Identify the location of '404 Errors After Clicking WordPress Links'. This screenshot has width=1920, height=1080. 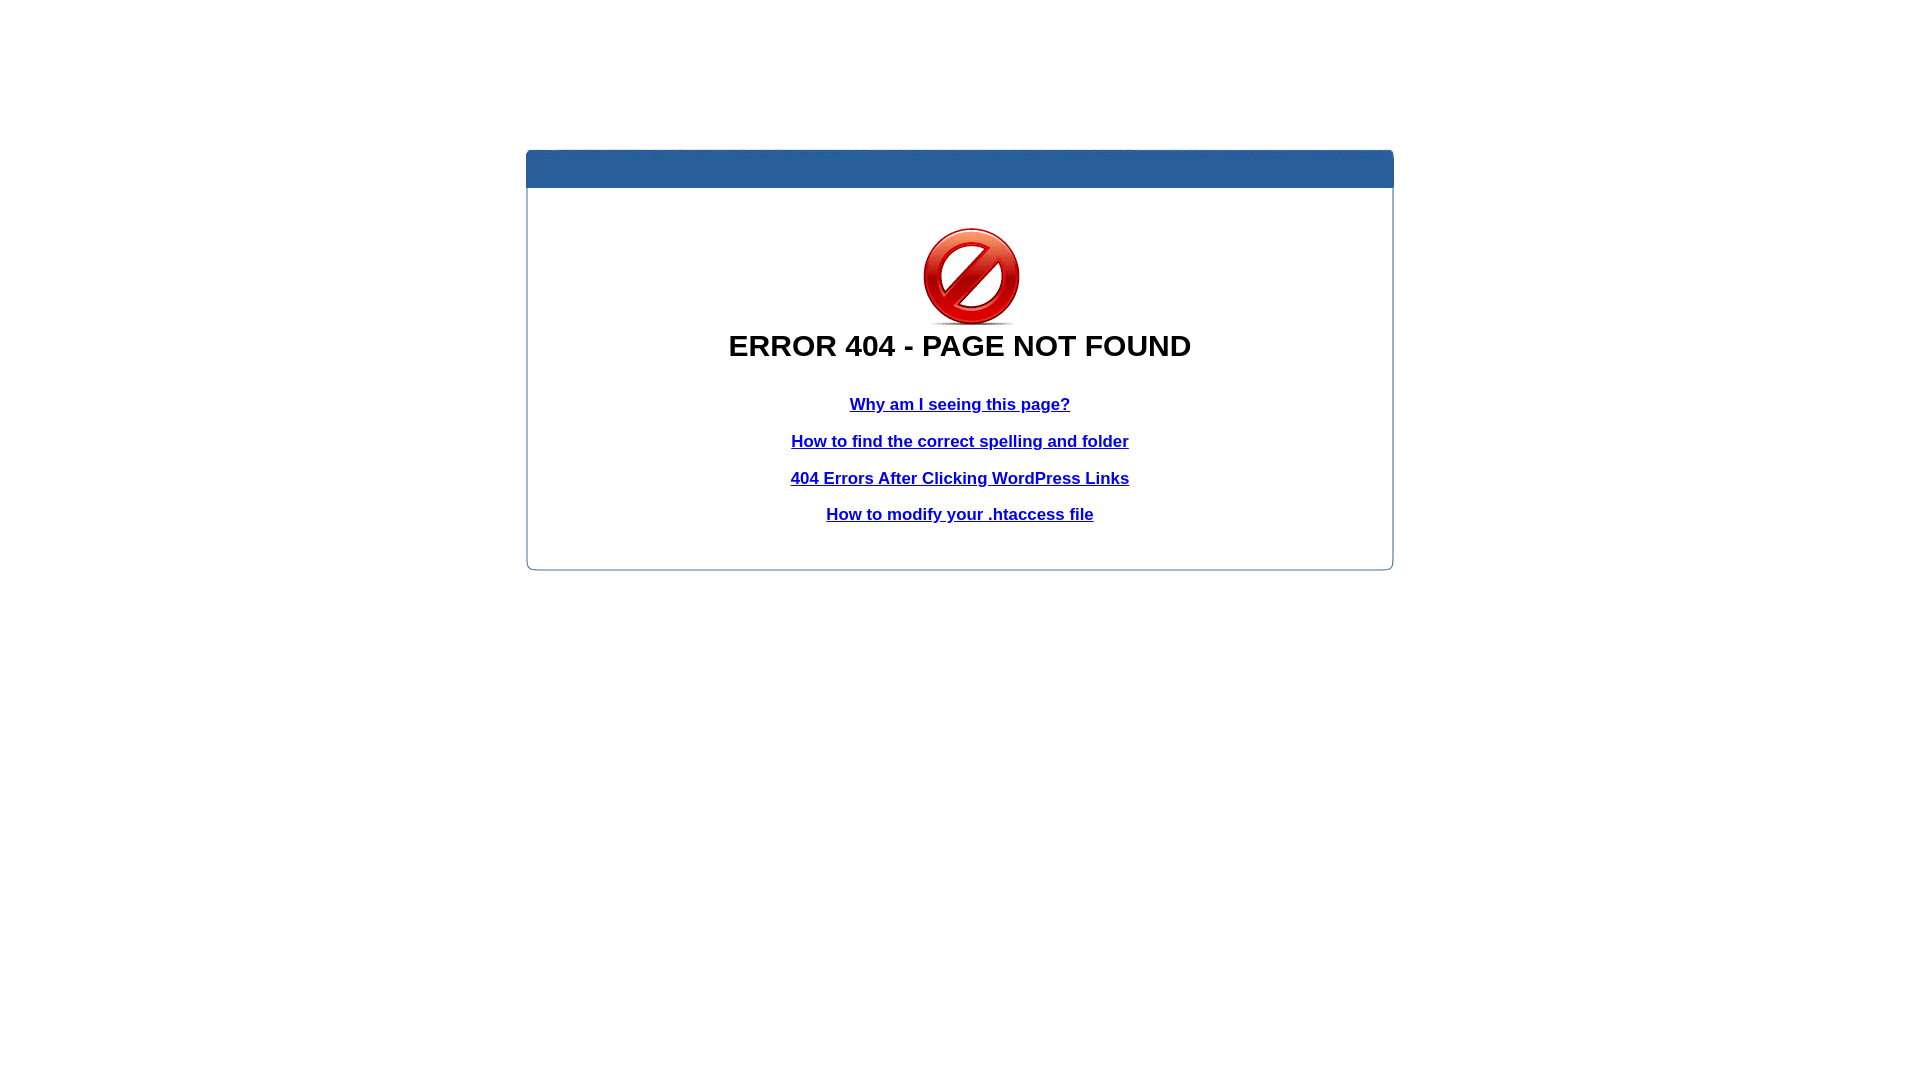
(960, 478).